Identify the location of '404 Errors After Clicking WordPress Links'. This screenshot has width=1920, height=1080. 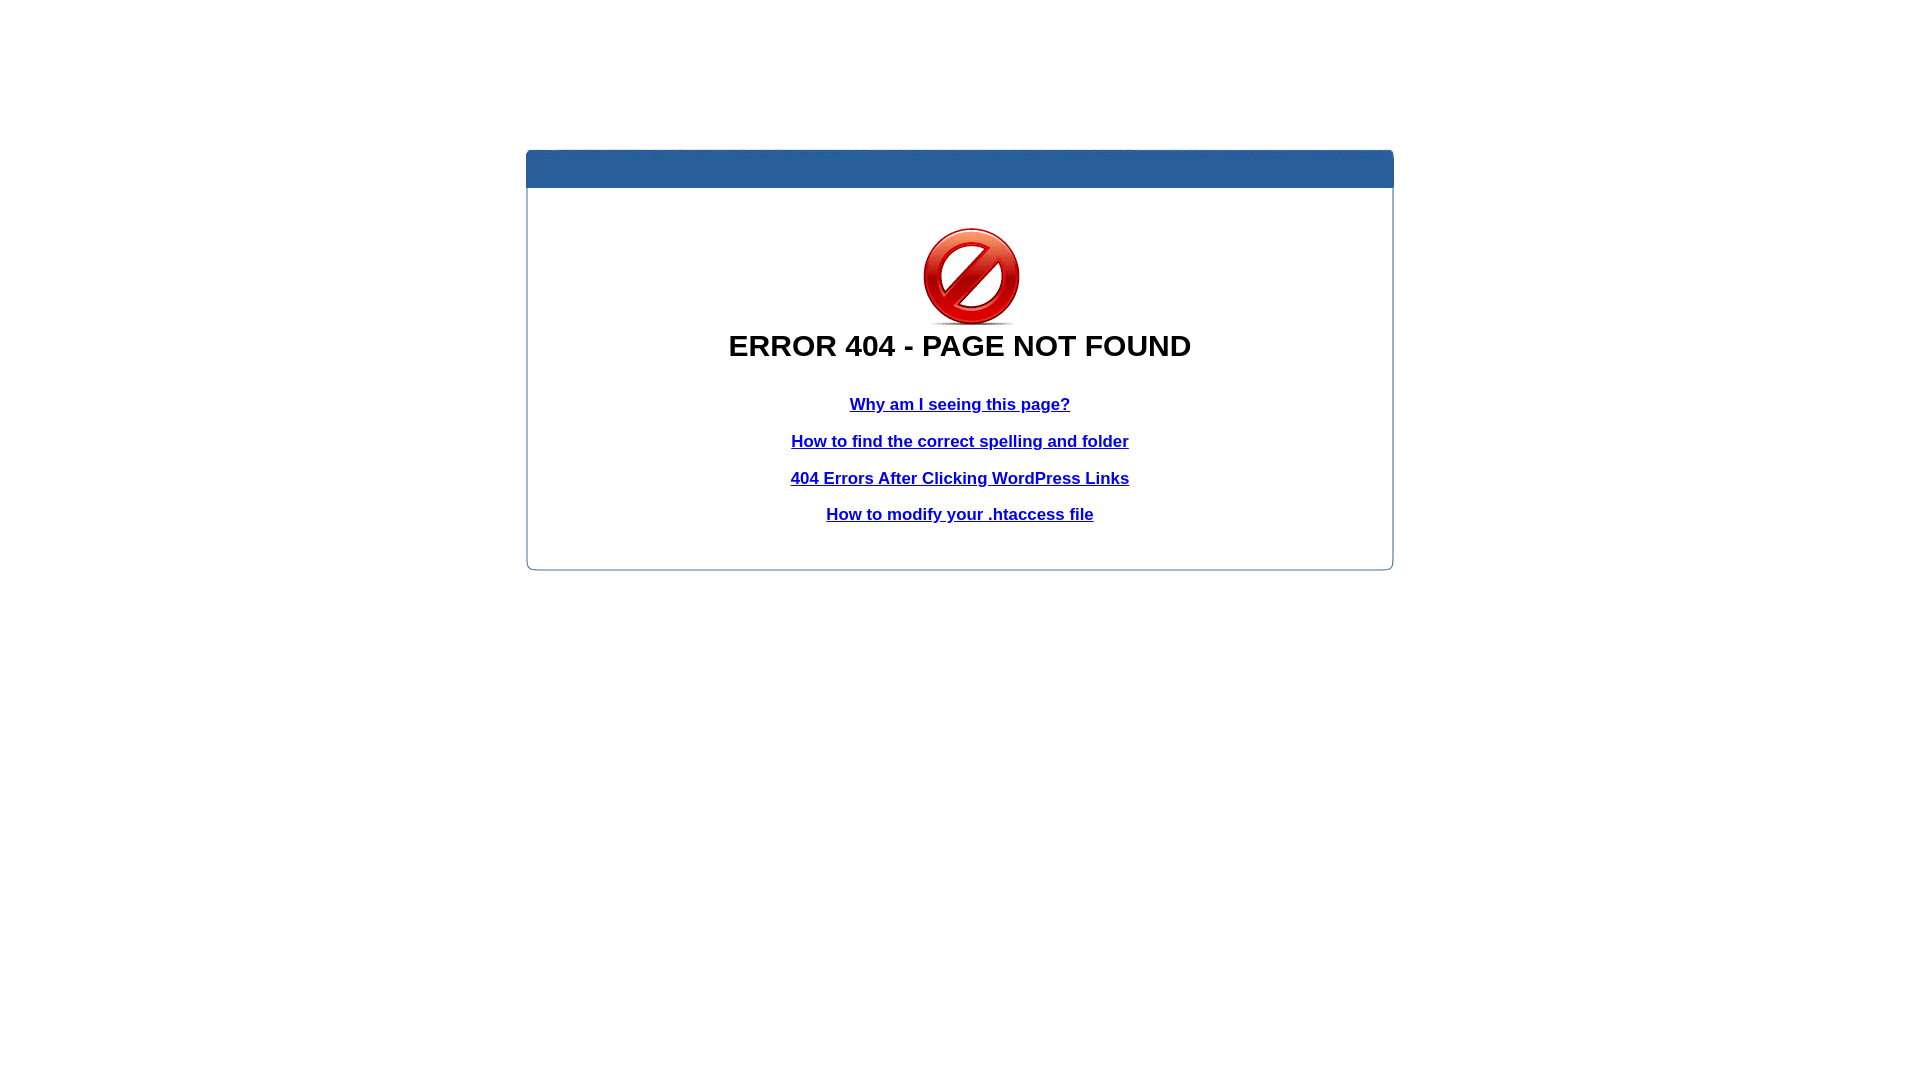
(960, 478).